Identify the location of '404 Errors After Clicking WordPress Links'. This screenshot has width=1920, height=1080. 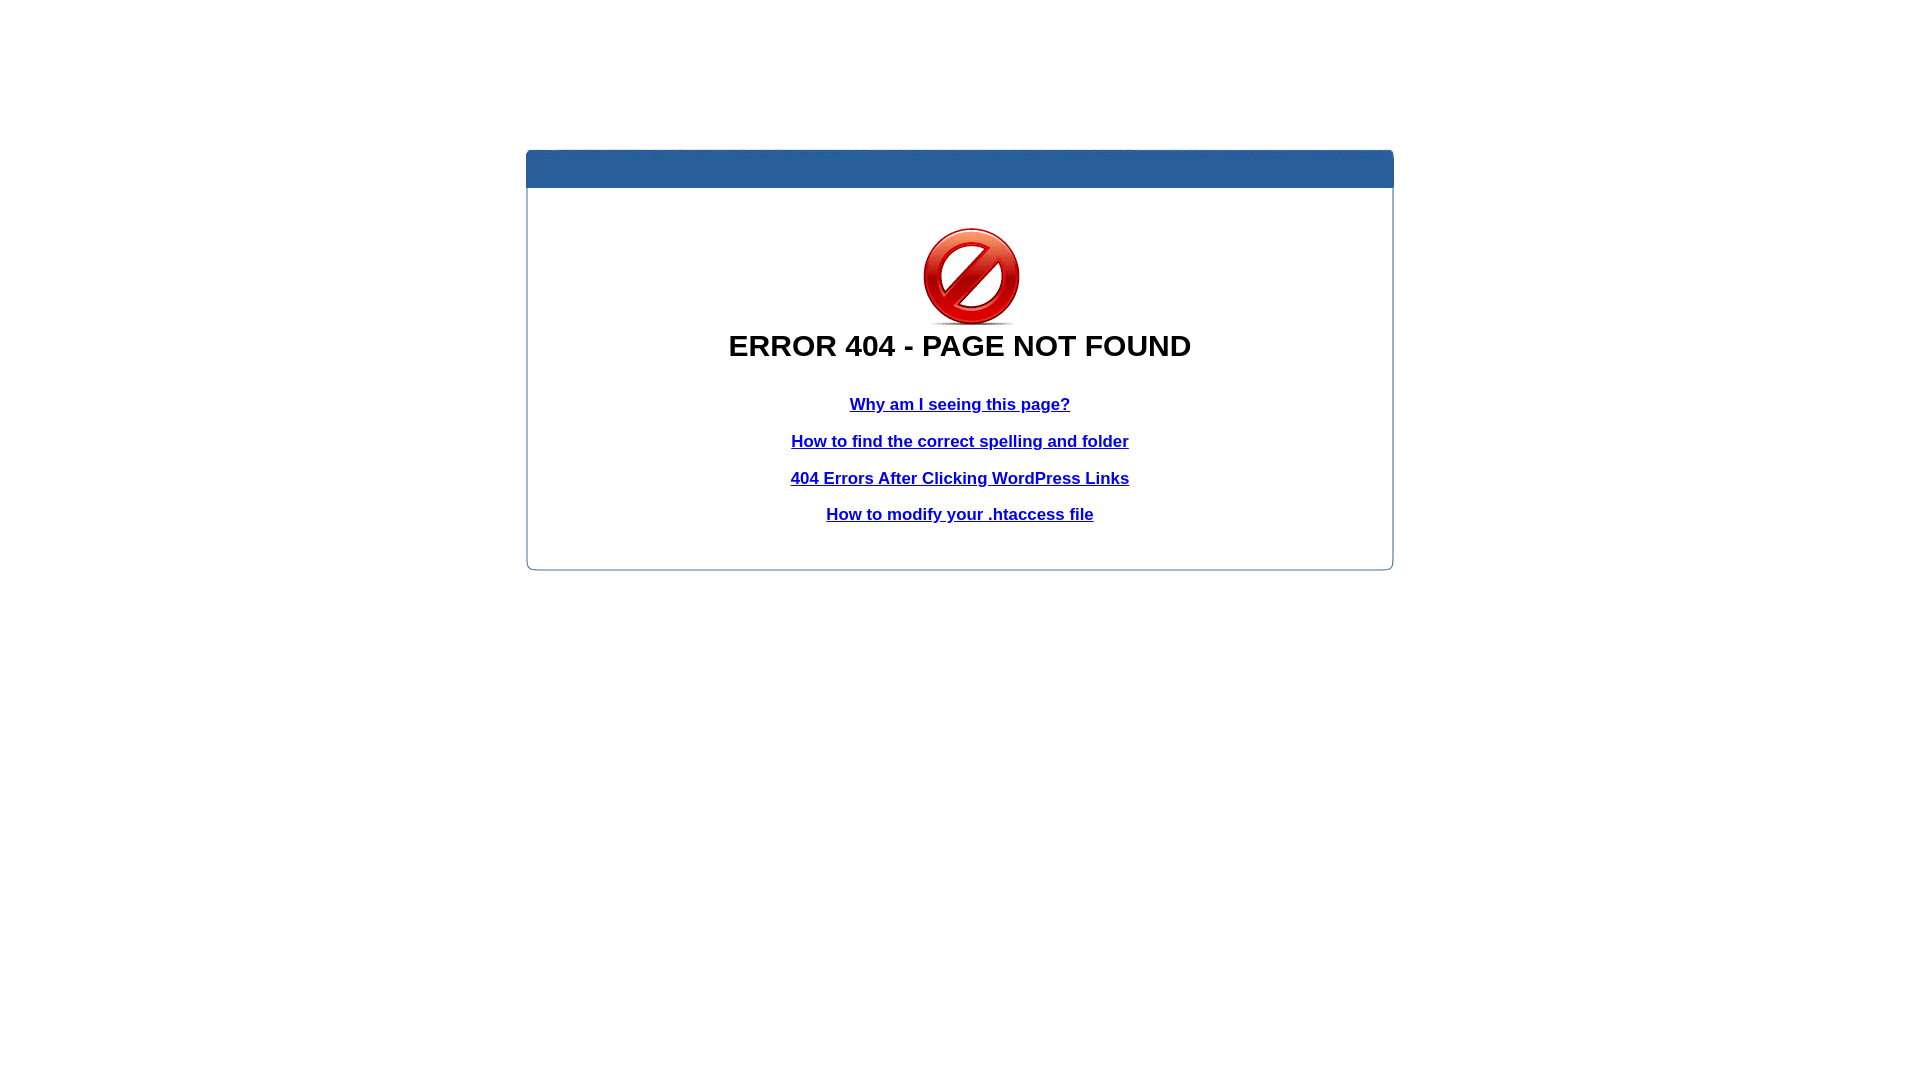
(960, 478).